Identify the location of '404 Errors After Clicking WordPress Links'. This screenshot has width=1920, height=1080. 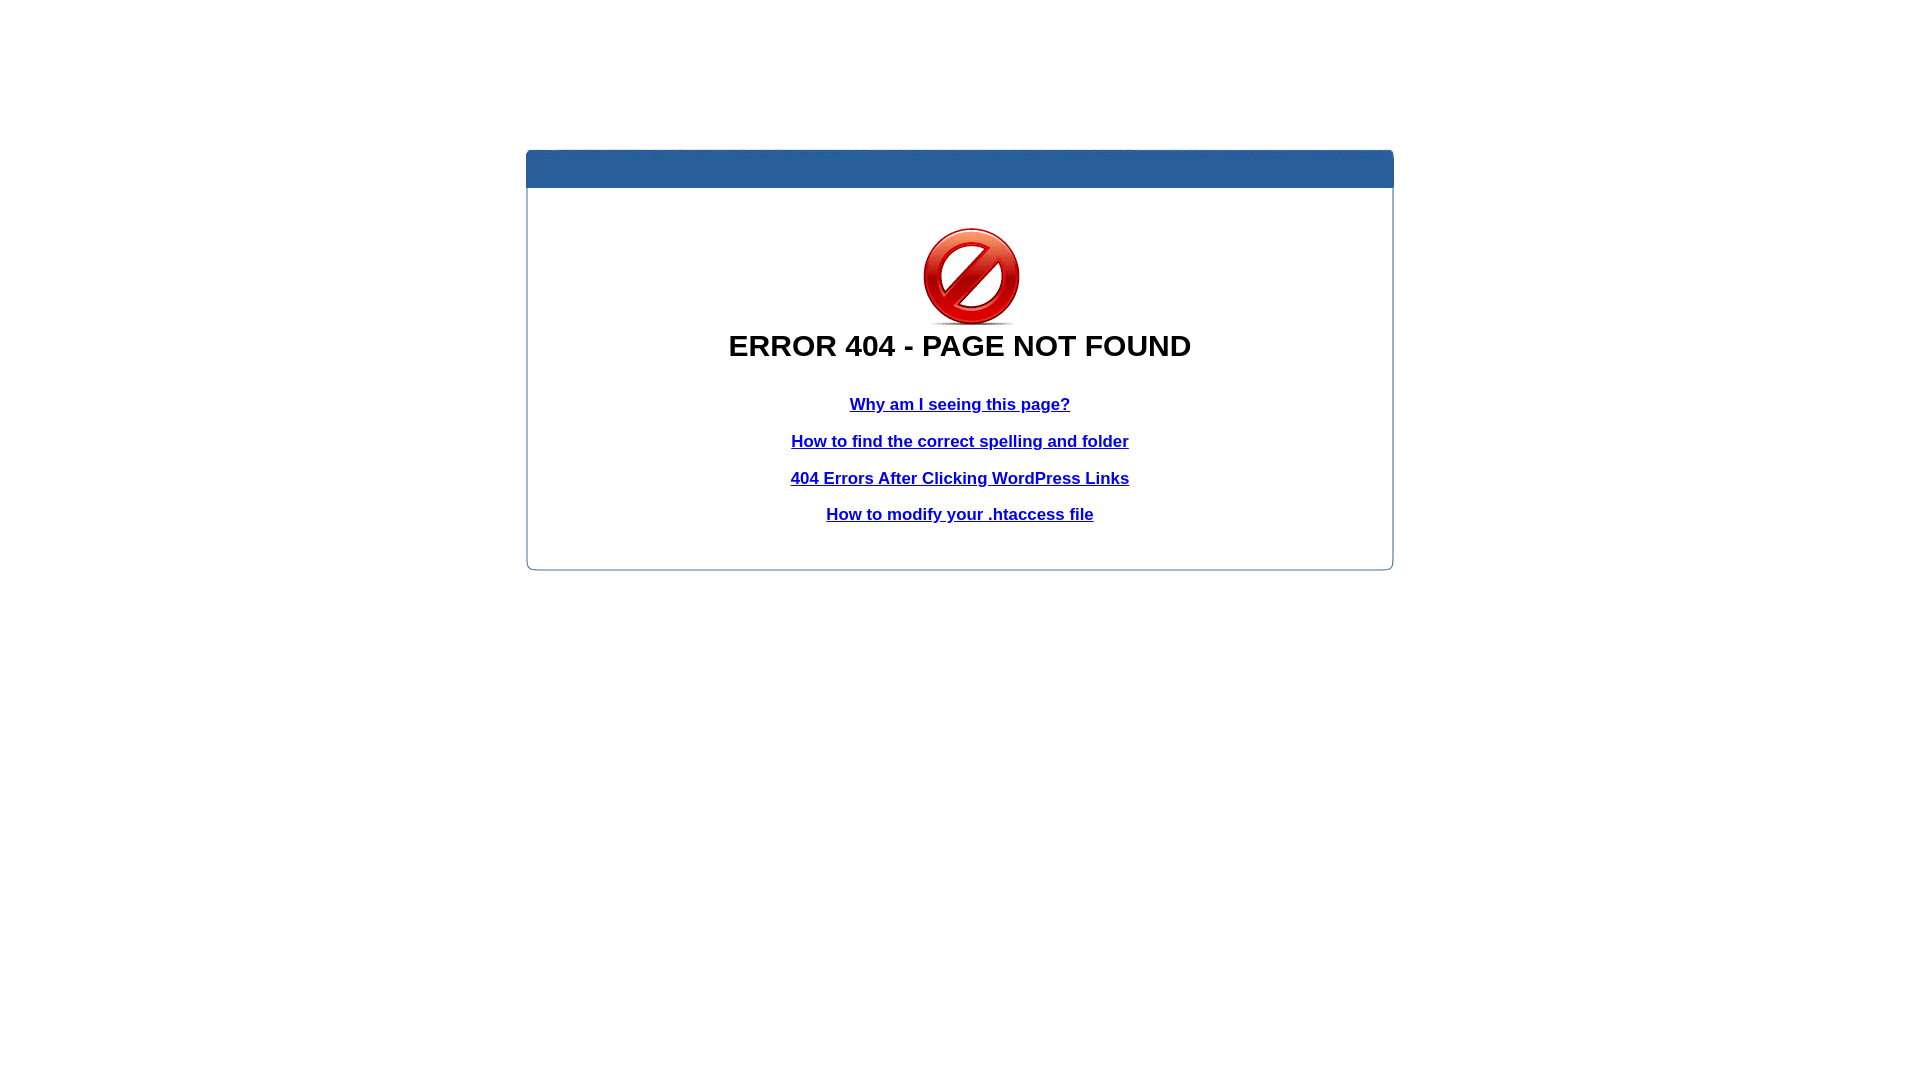
(960, 478).